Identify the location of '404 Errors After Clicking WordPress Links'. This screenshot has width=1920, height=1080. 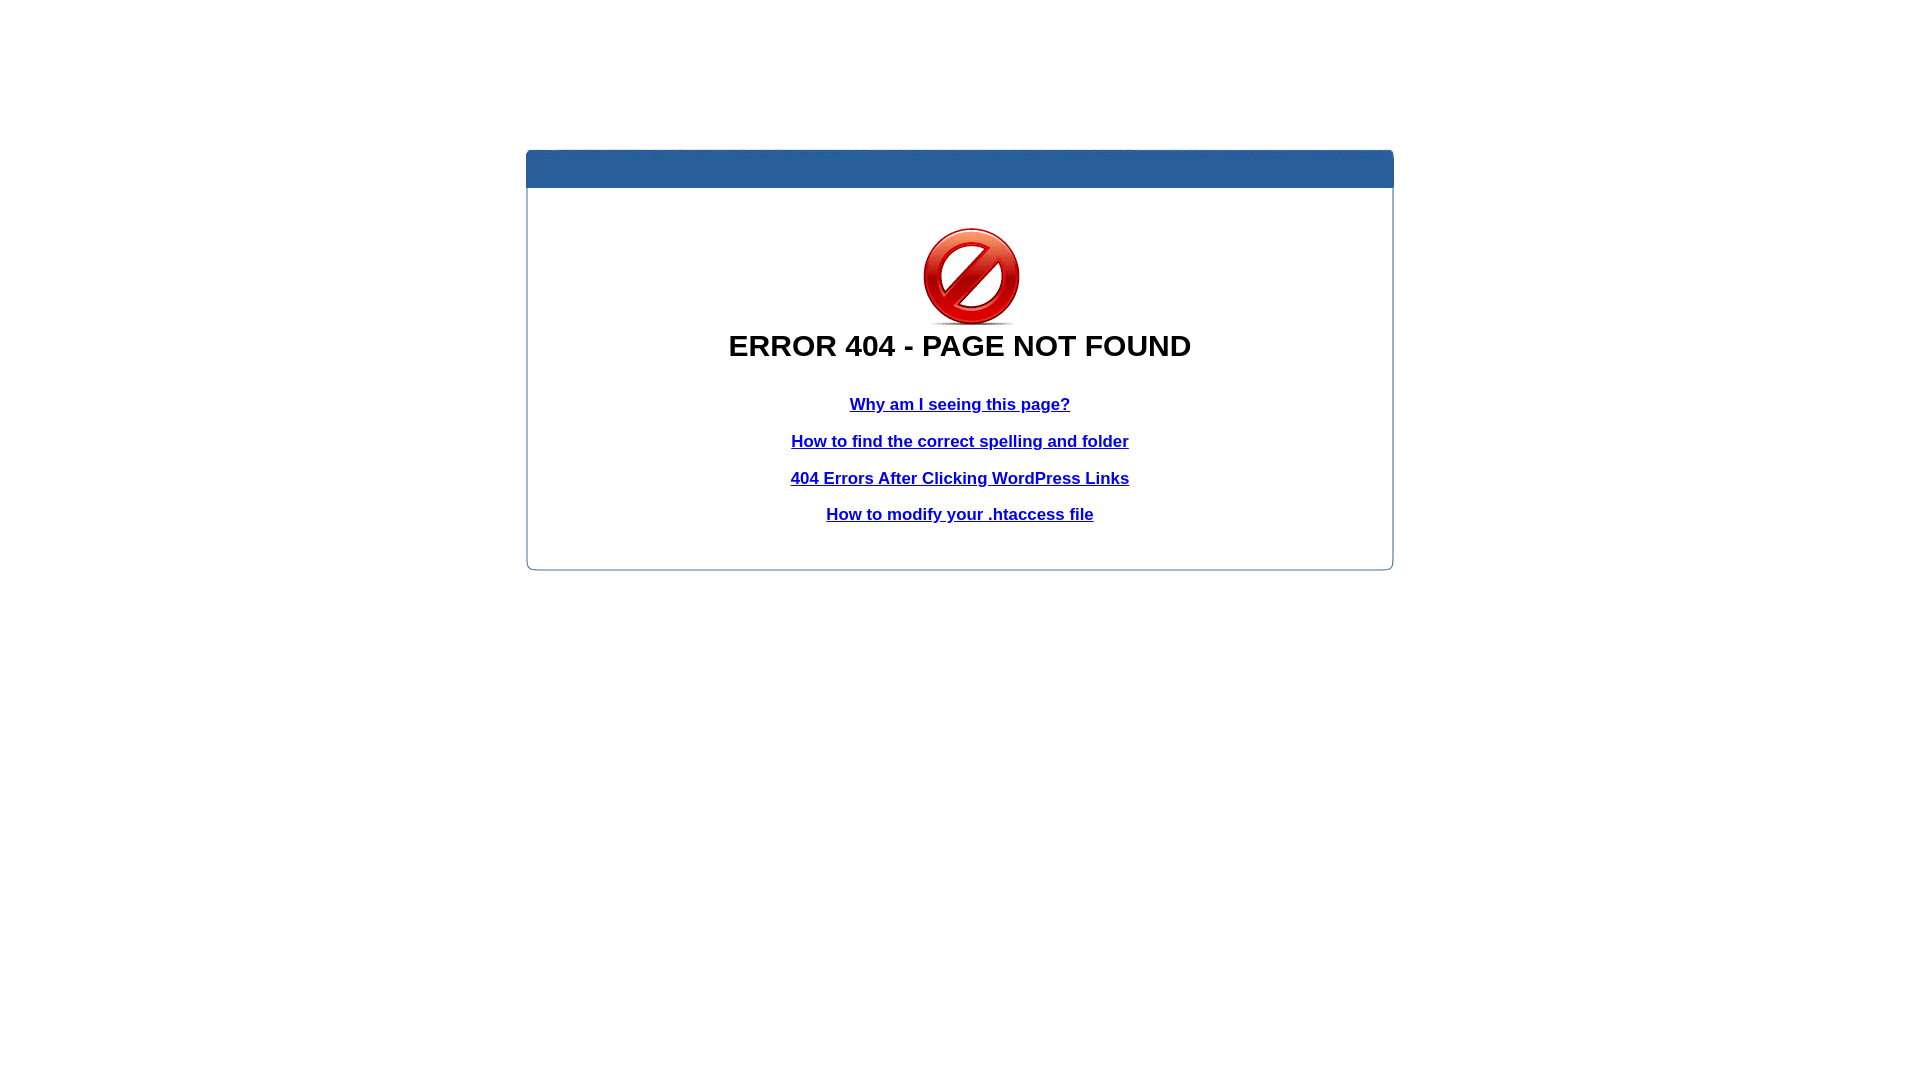
(960, 478).